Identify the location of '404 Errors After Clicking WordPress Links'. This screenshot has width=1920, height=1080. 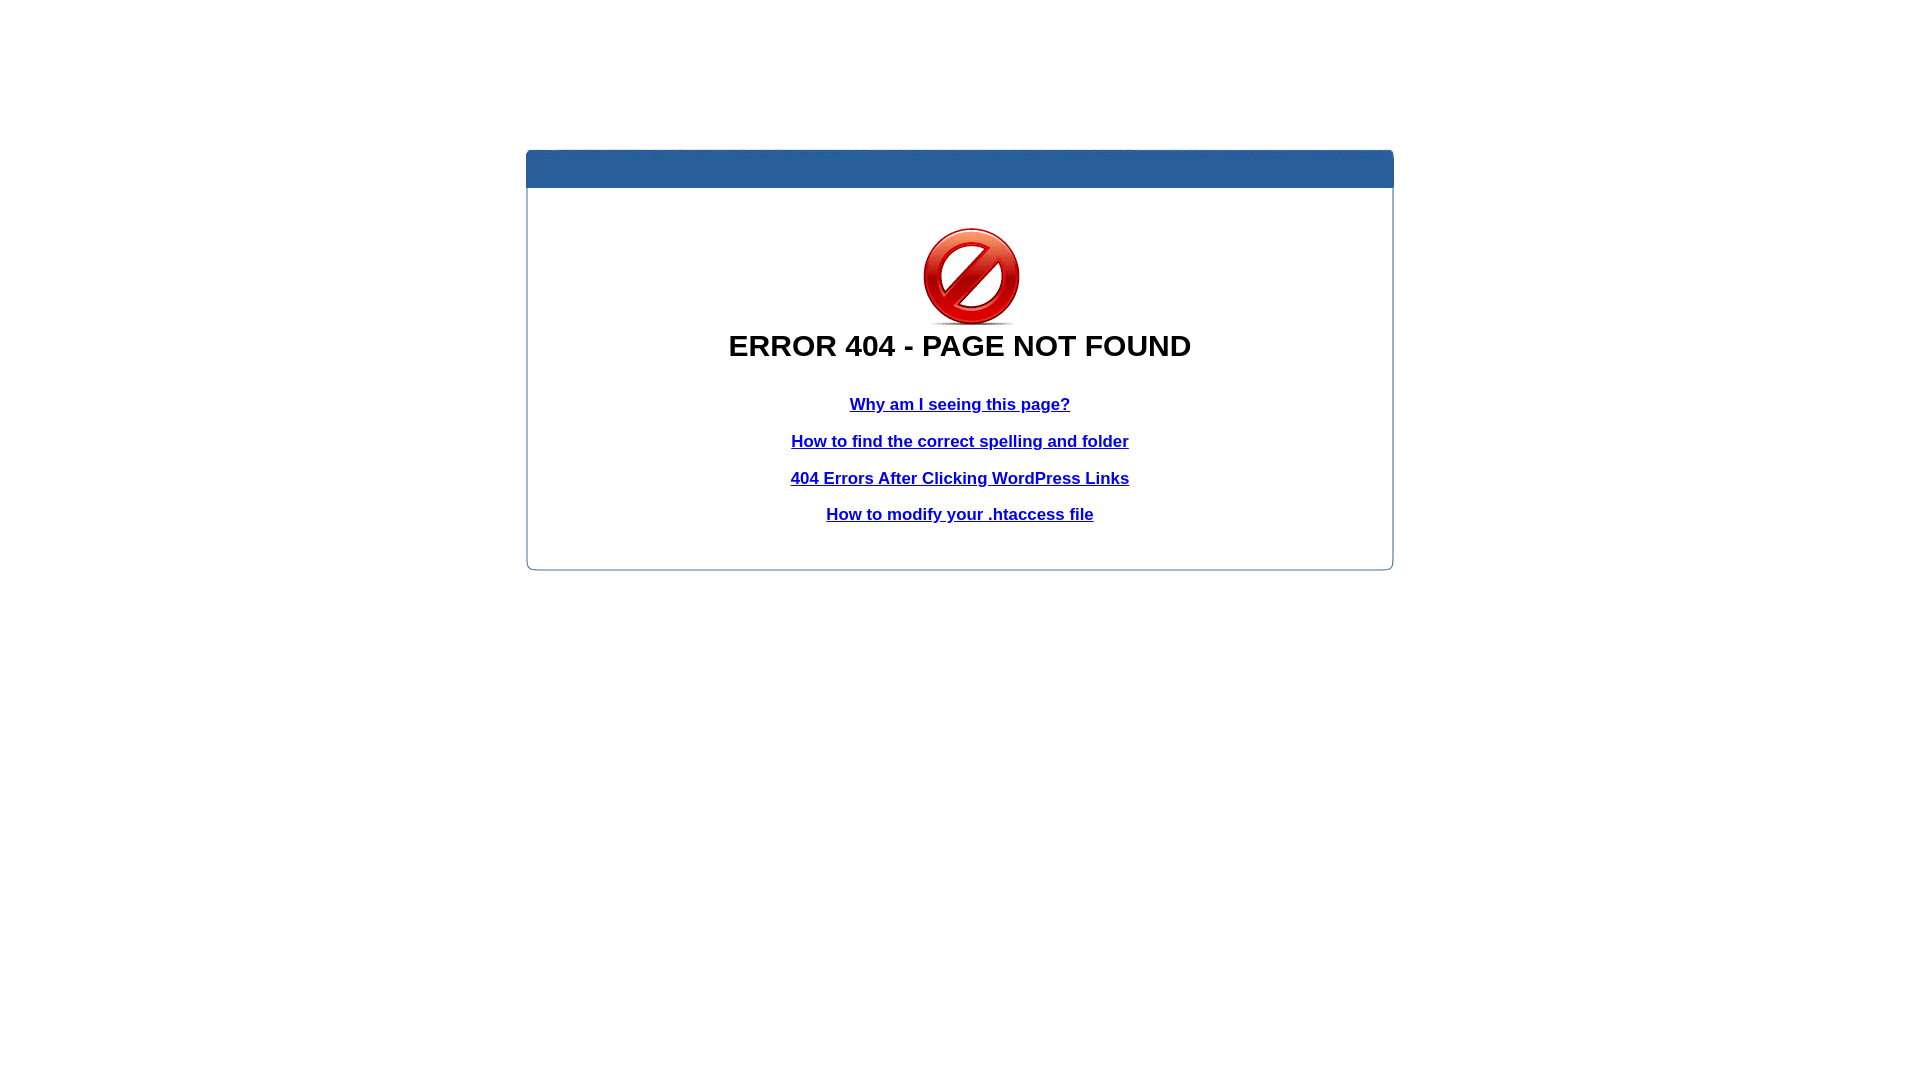
(960, 478).